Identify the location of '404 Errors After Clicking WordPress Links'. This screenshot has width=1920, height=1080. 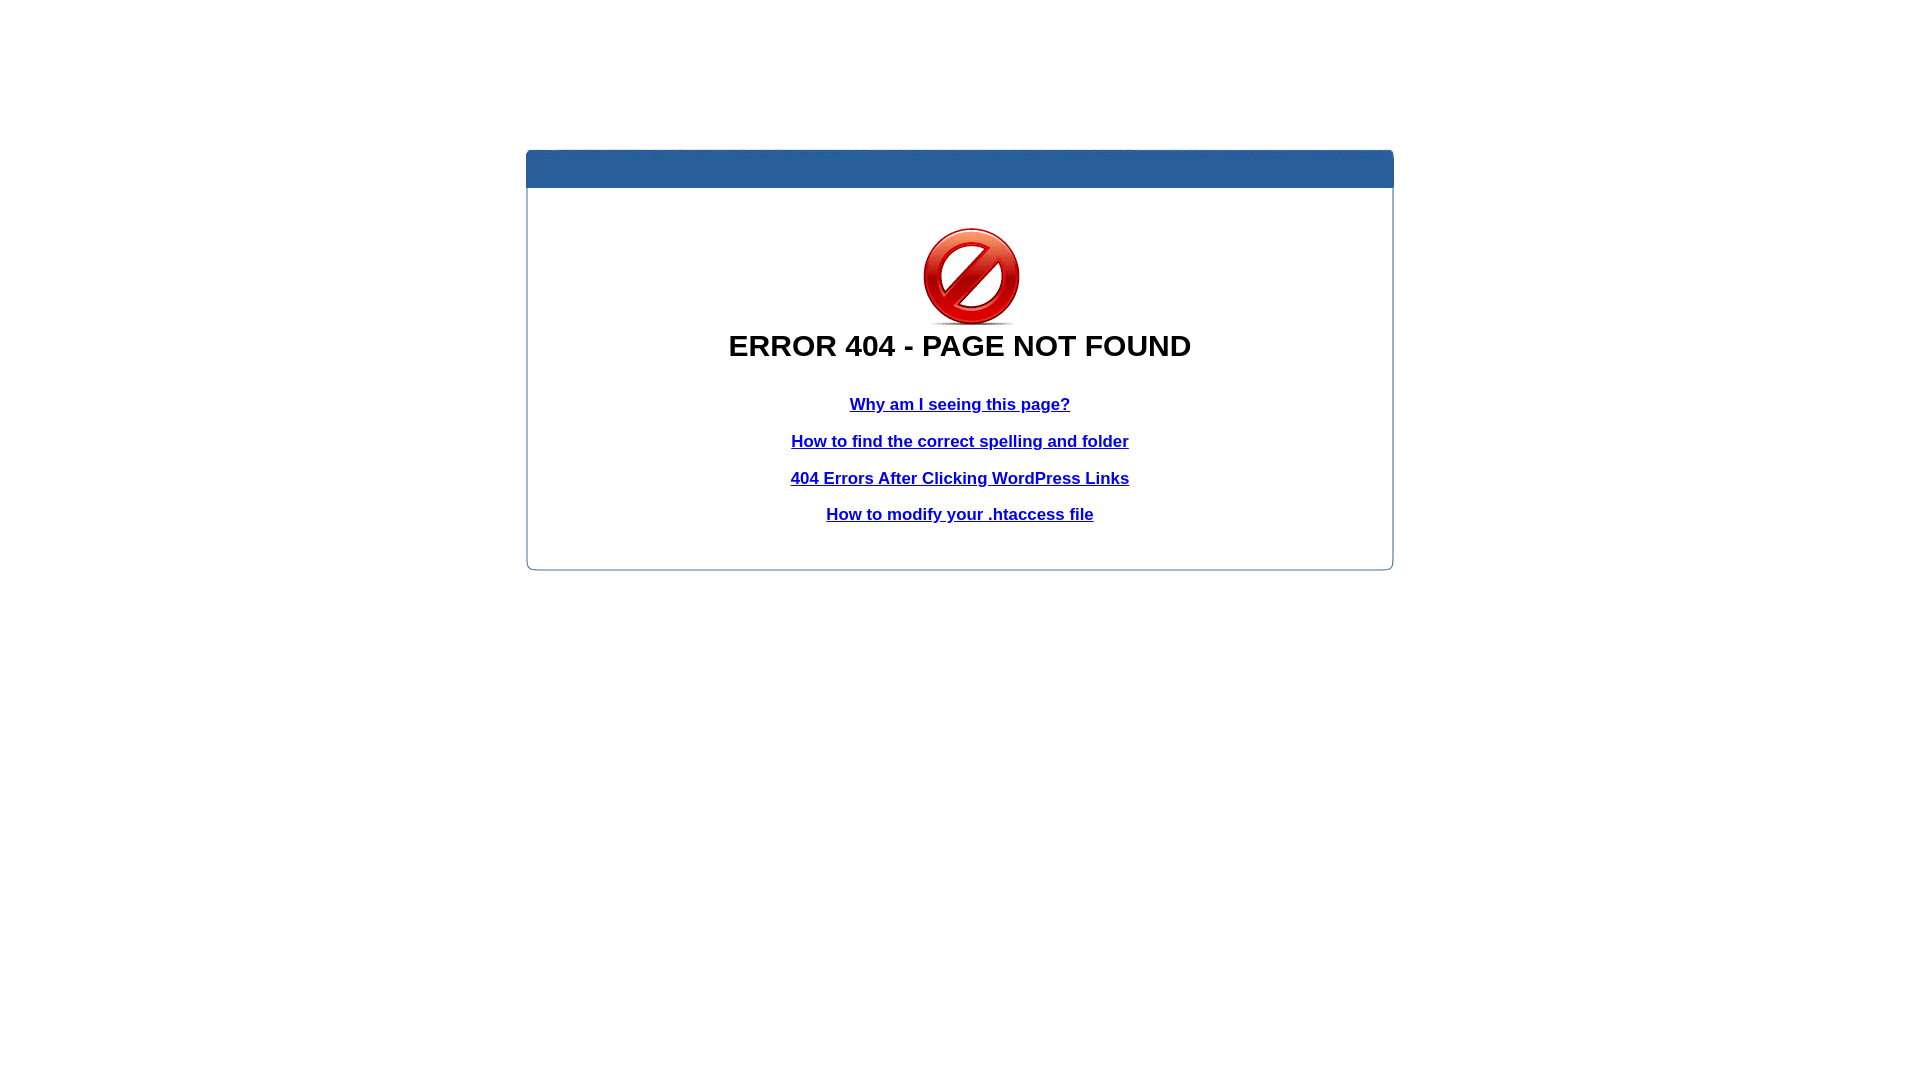
(960, 478).